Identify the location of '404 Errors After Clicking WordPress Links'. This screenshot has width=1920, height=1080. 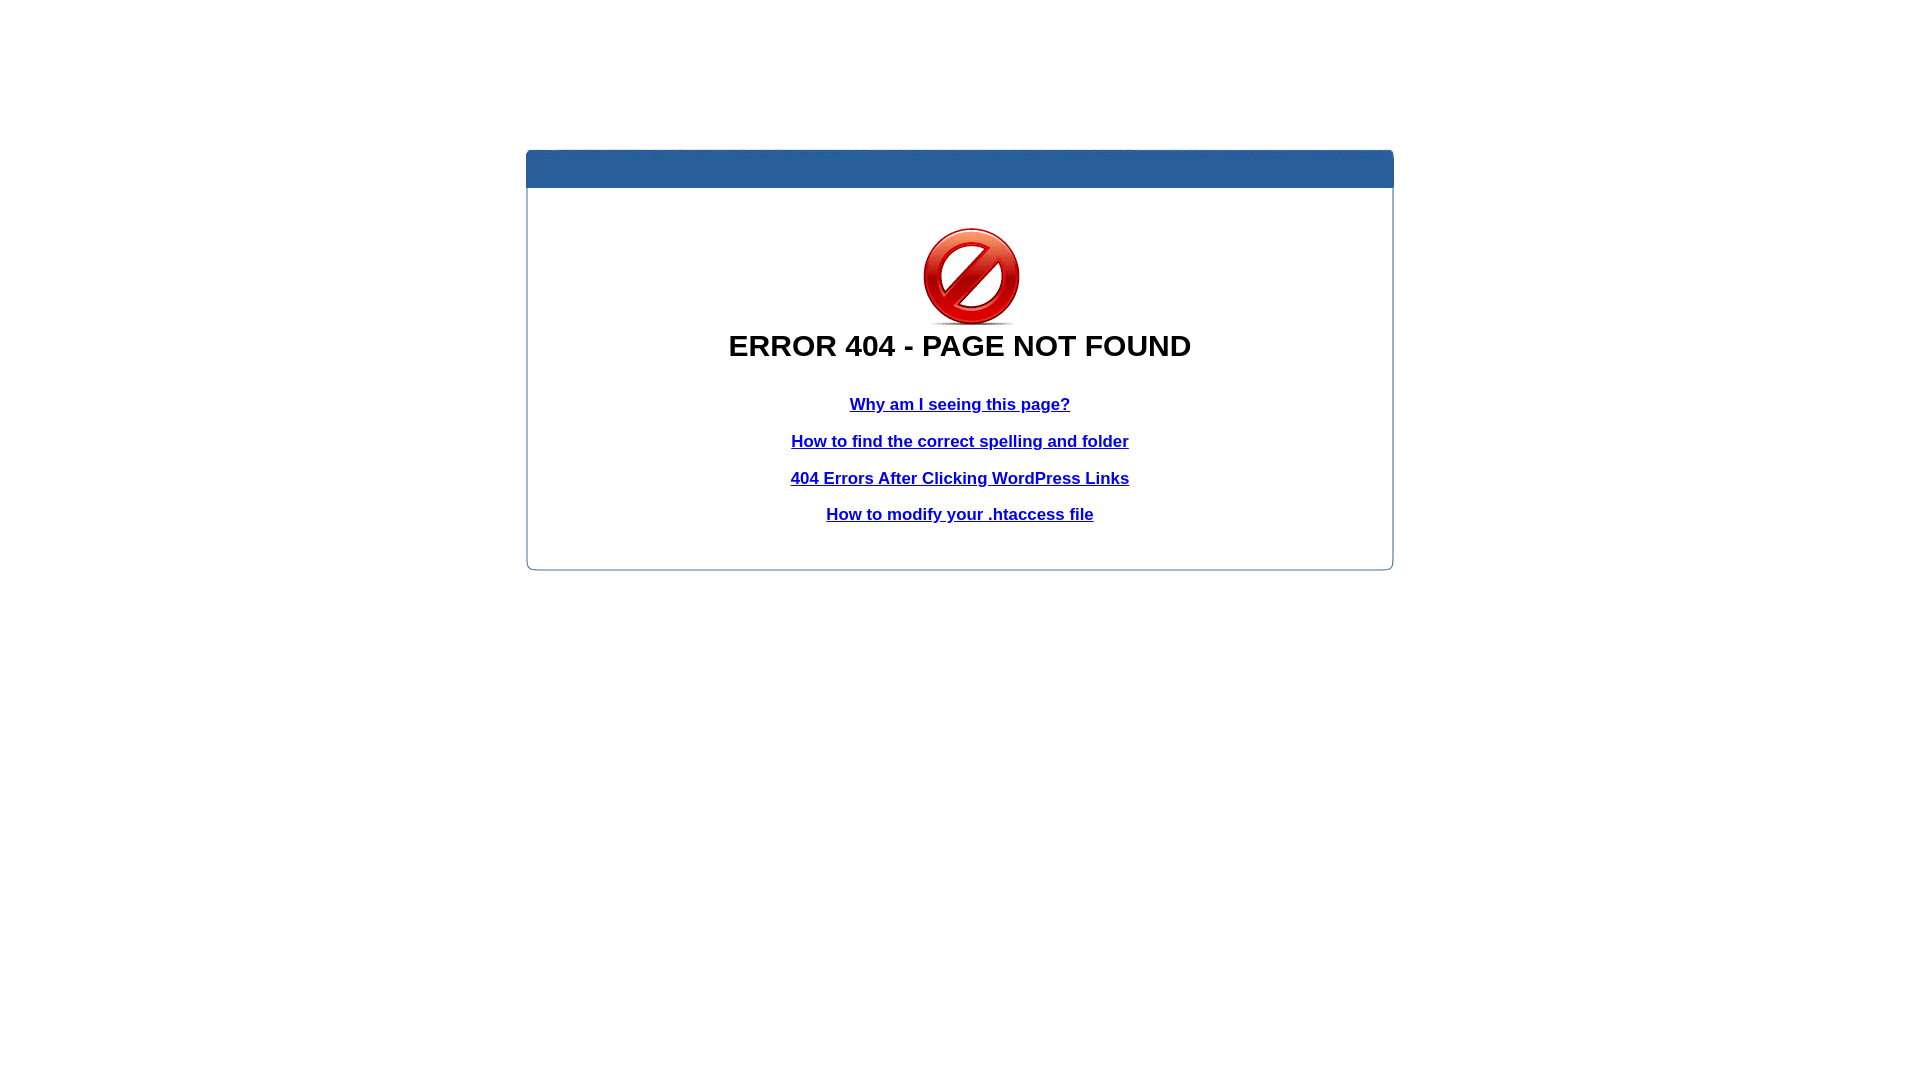
(960, 478).